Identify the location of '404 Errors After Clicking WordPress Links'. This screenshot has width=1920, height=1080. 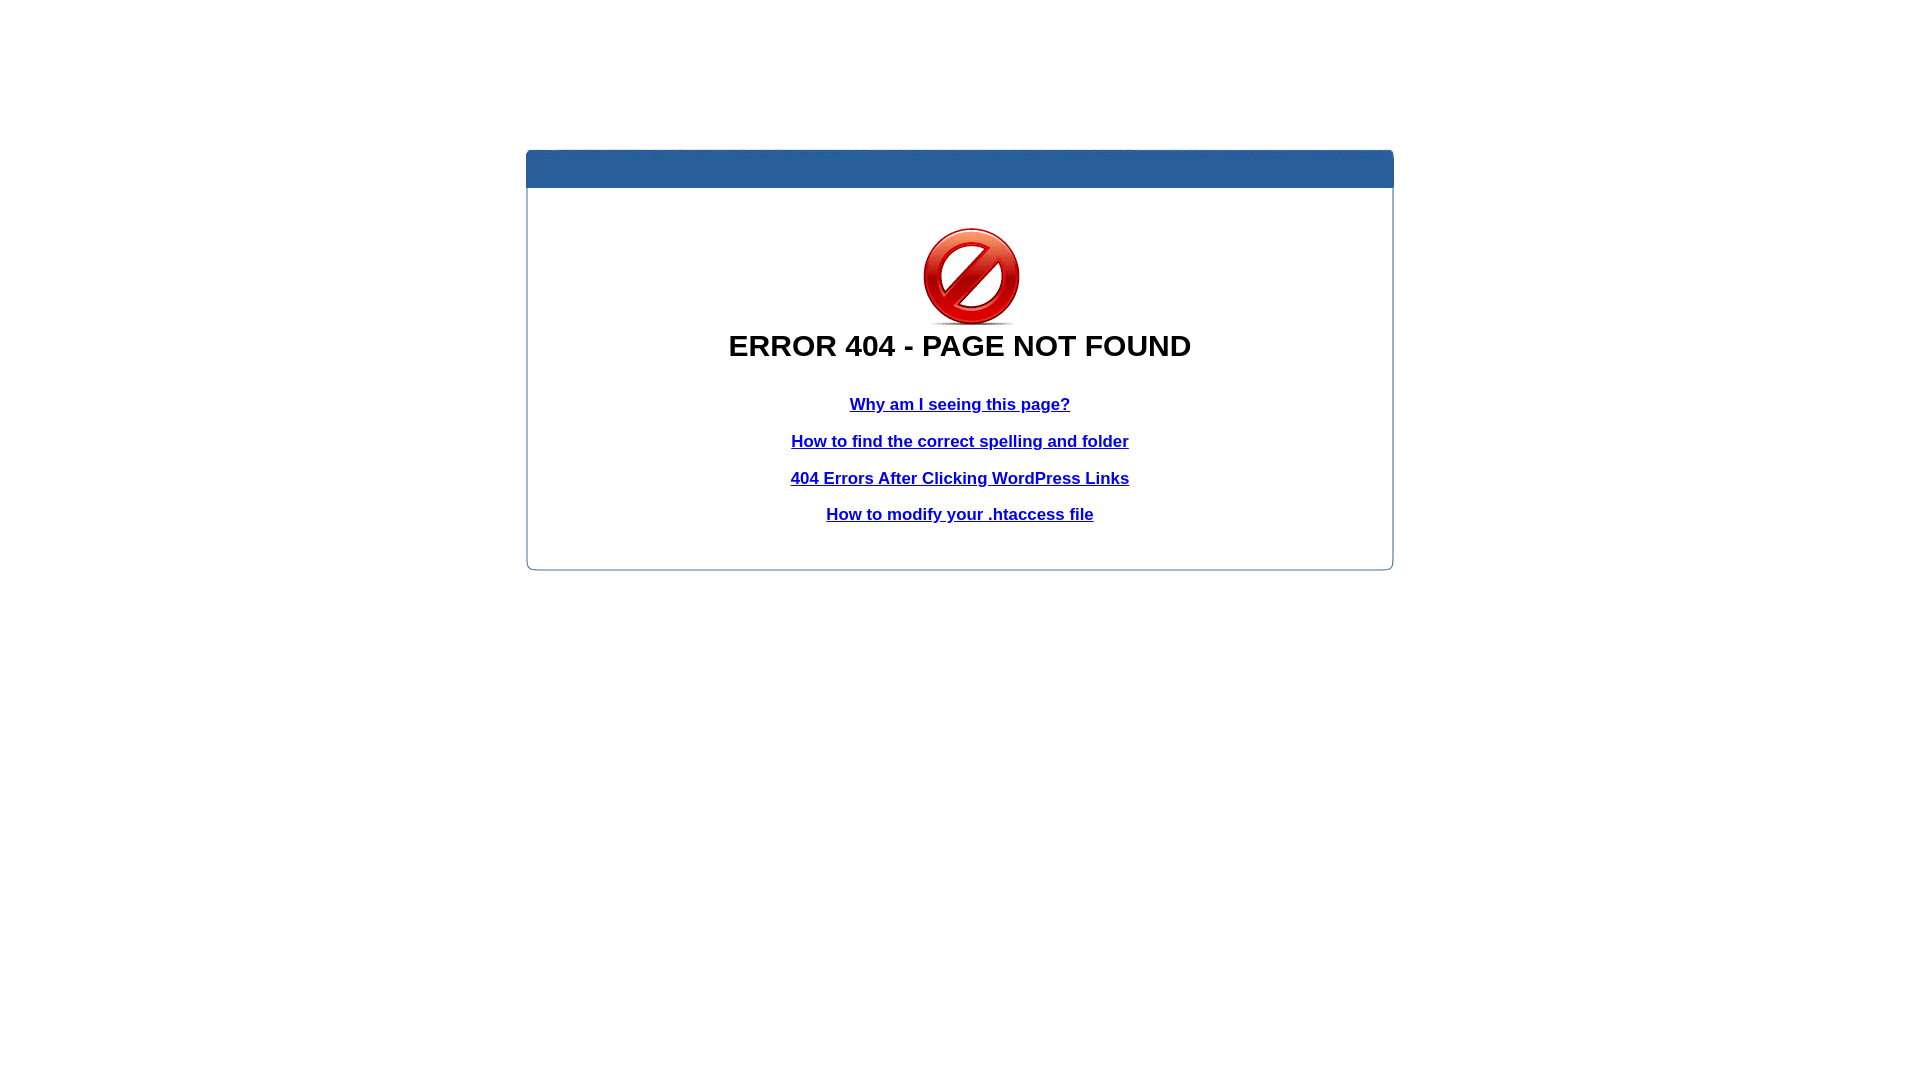
(960, 478).